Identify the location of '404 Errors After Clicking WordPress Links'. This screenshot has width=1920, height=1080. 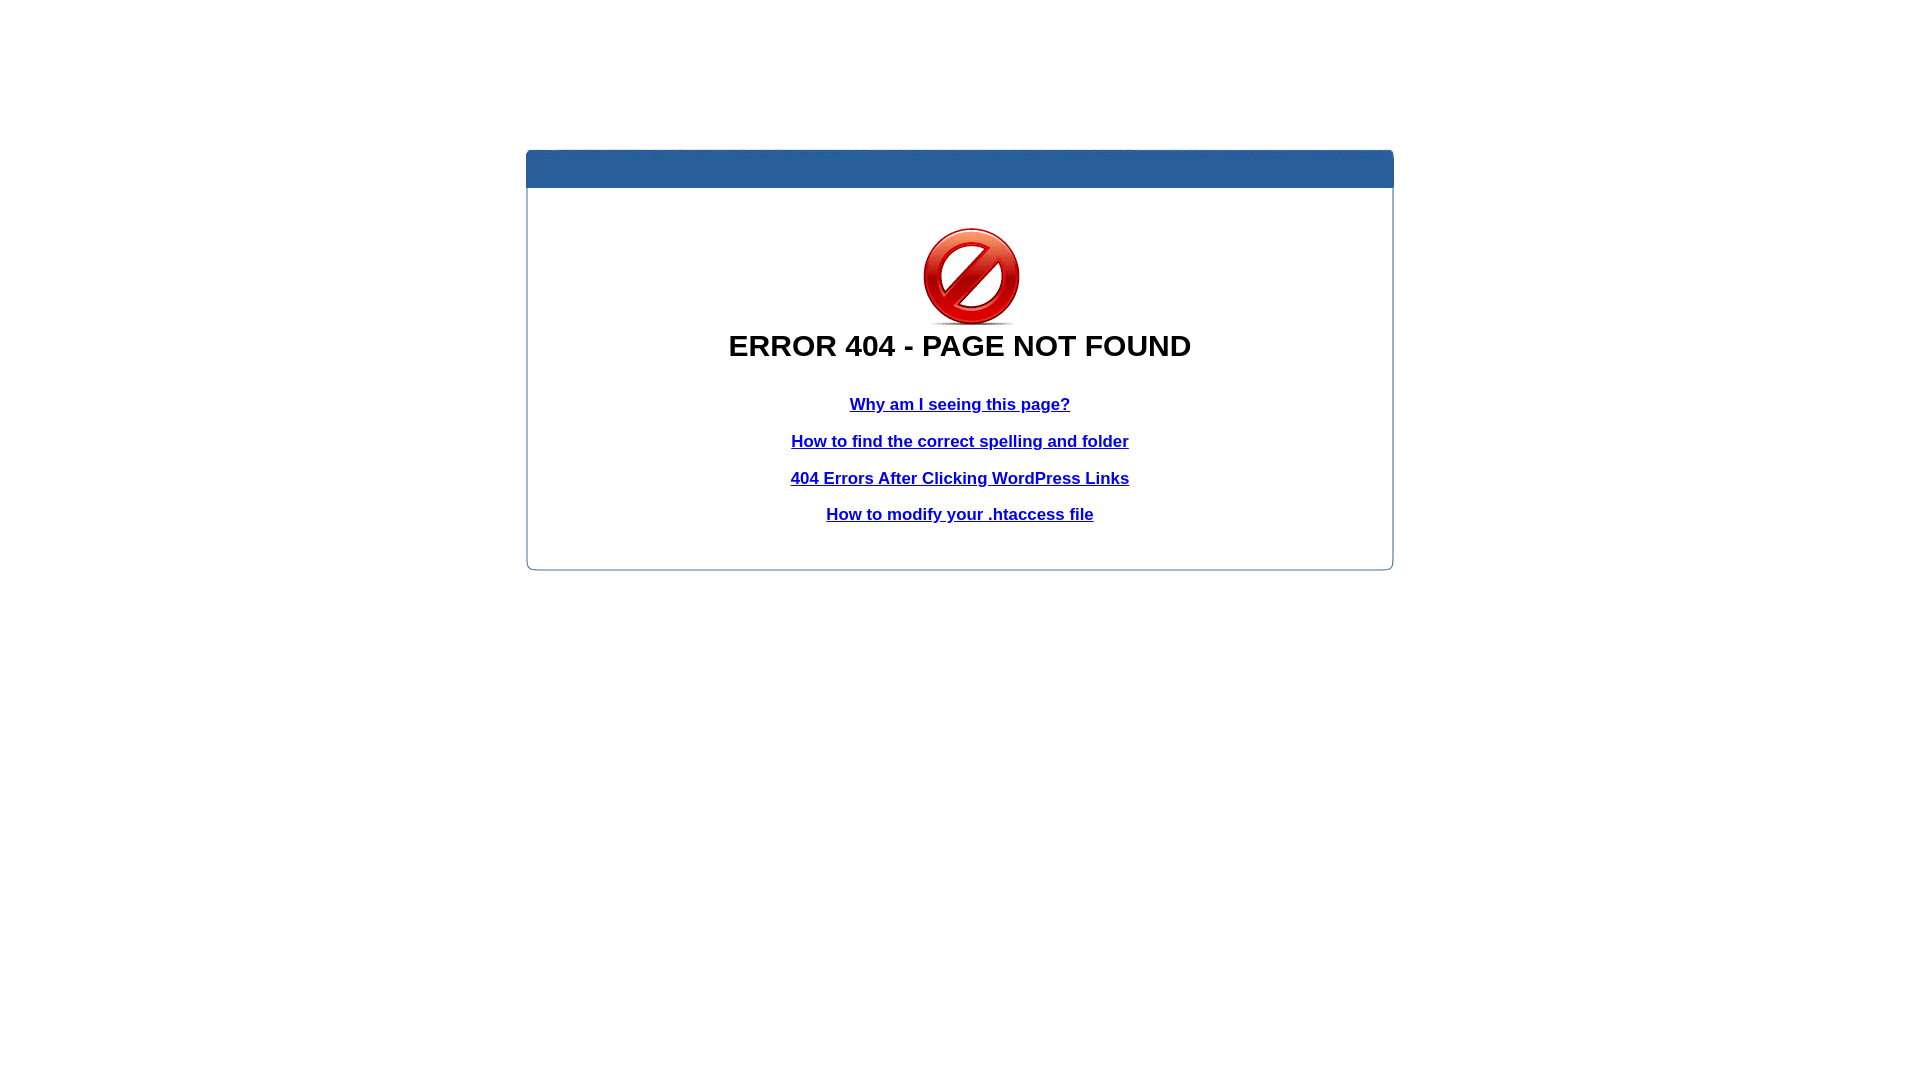
(960, 478).